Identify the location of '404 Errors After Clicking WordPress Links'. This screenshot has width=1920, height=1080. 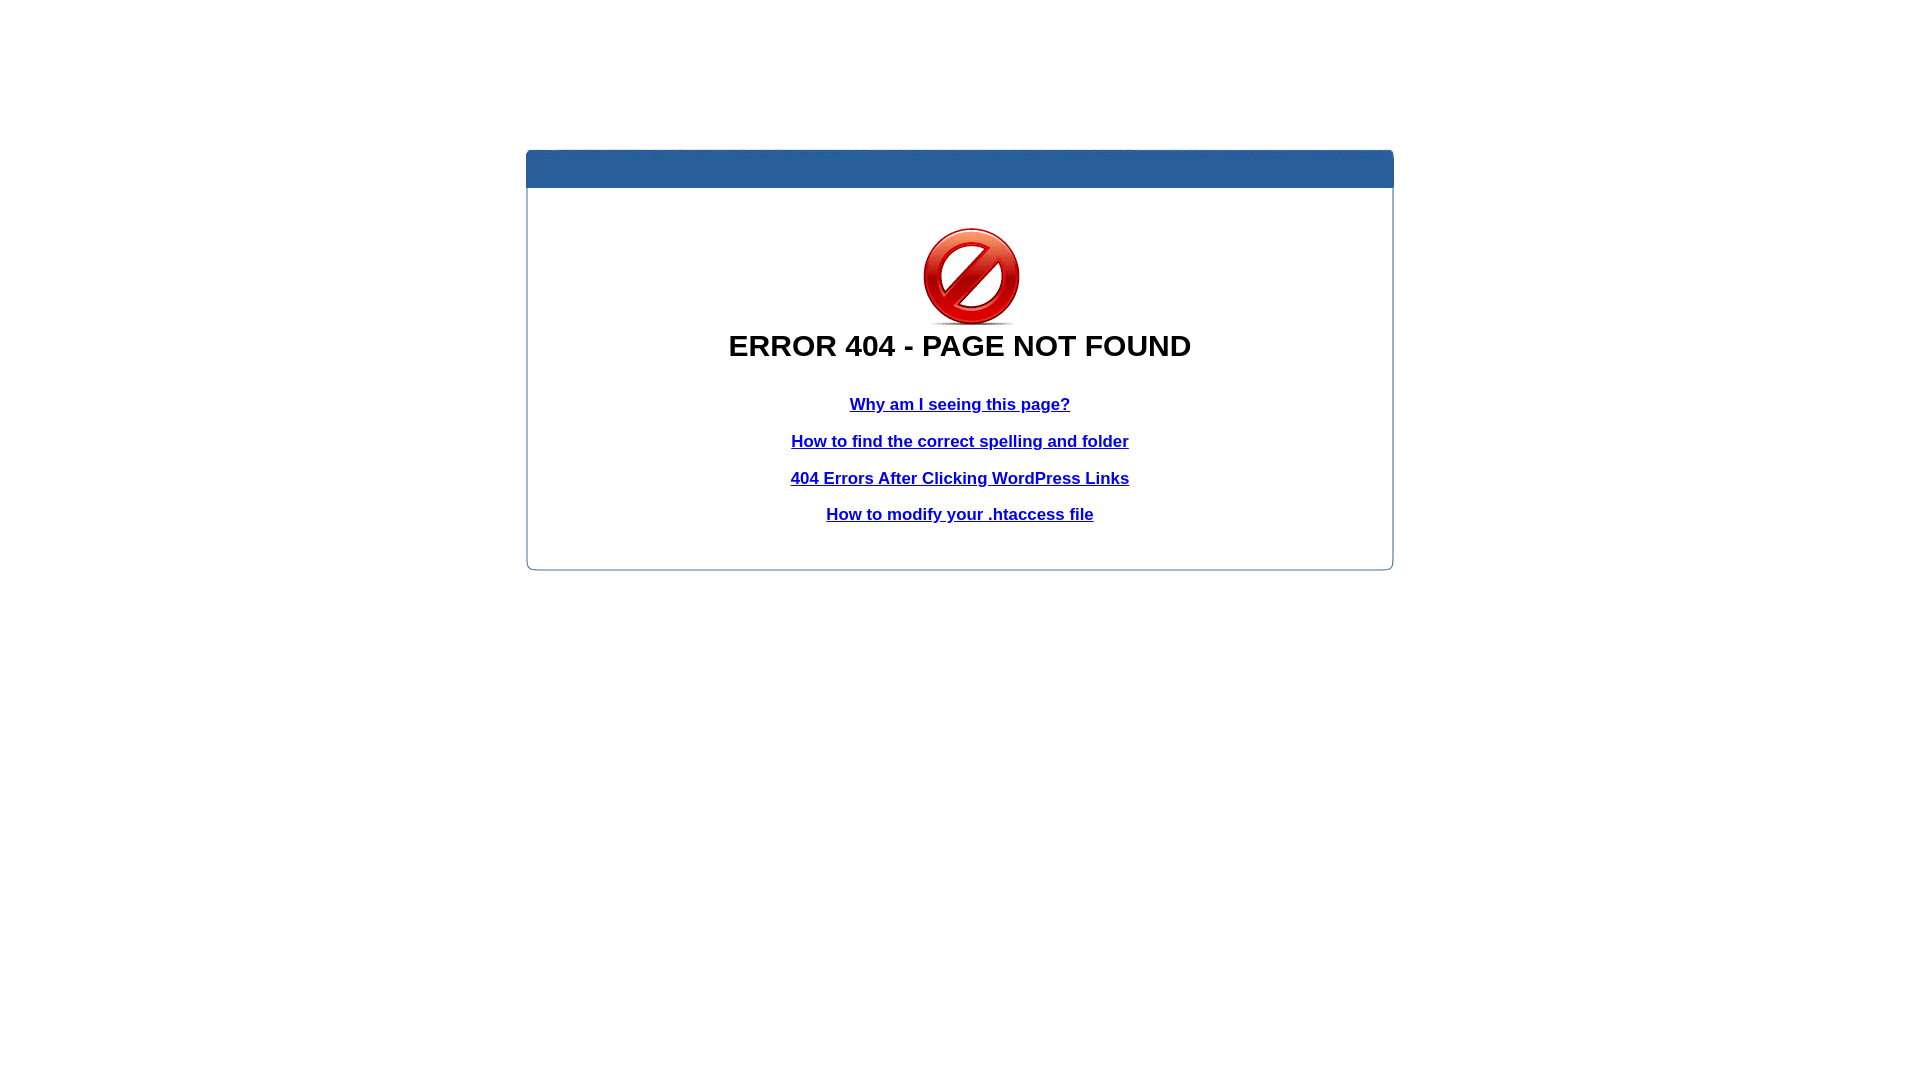
(960, 478).